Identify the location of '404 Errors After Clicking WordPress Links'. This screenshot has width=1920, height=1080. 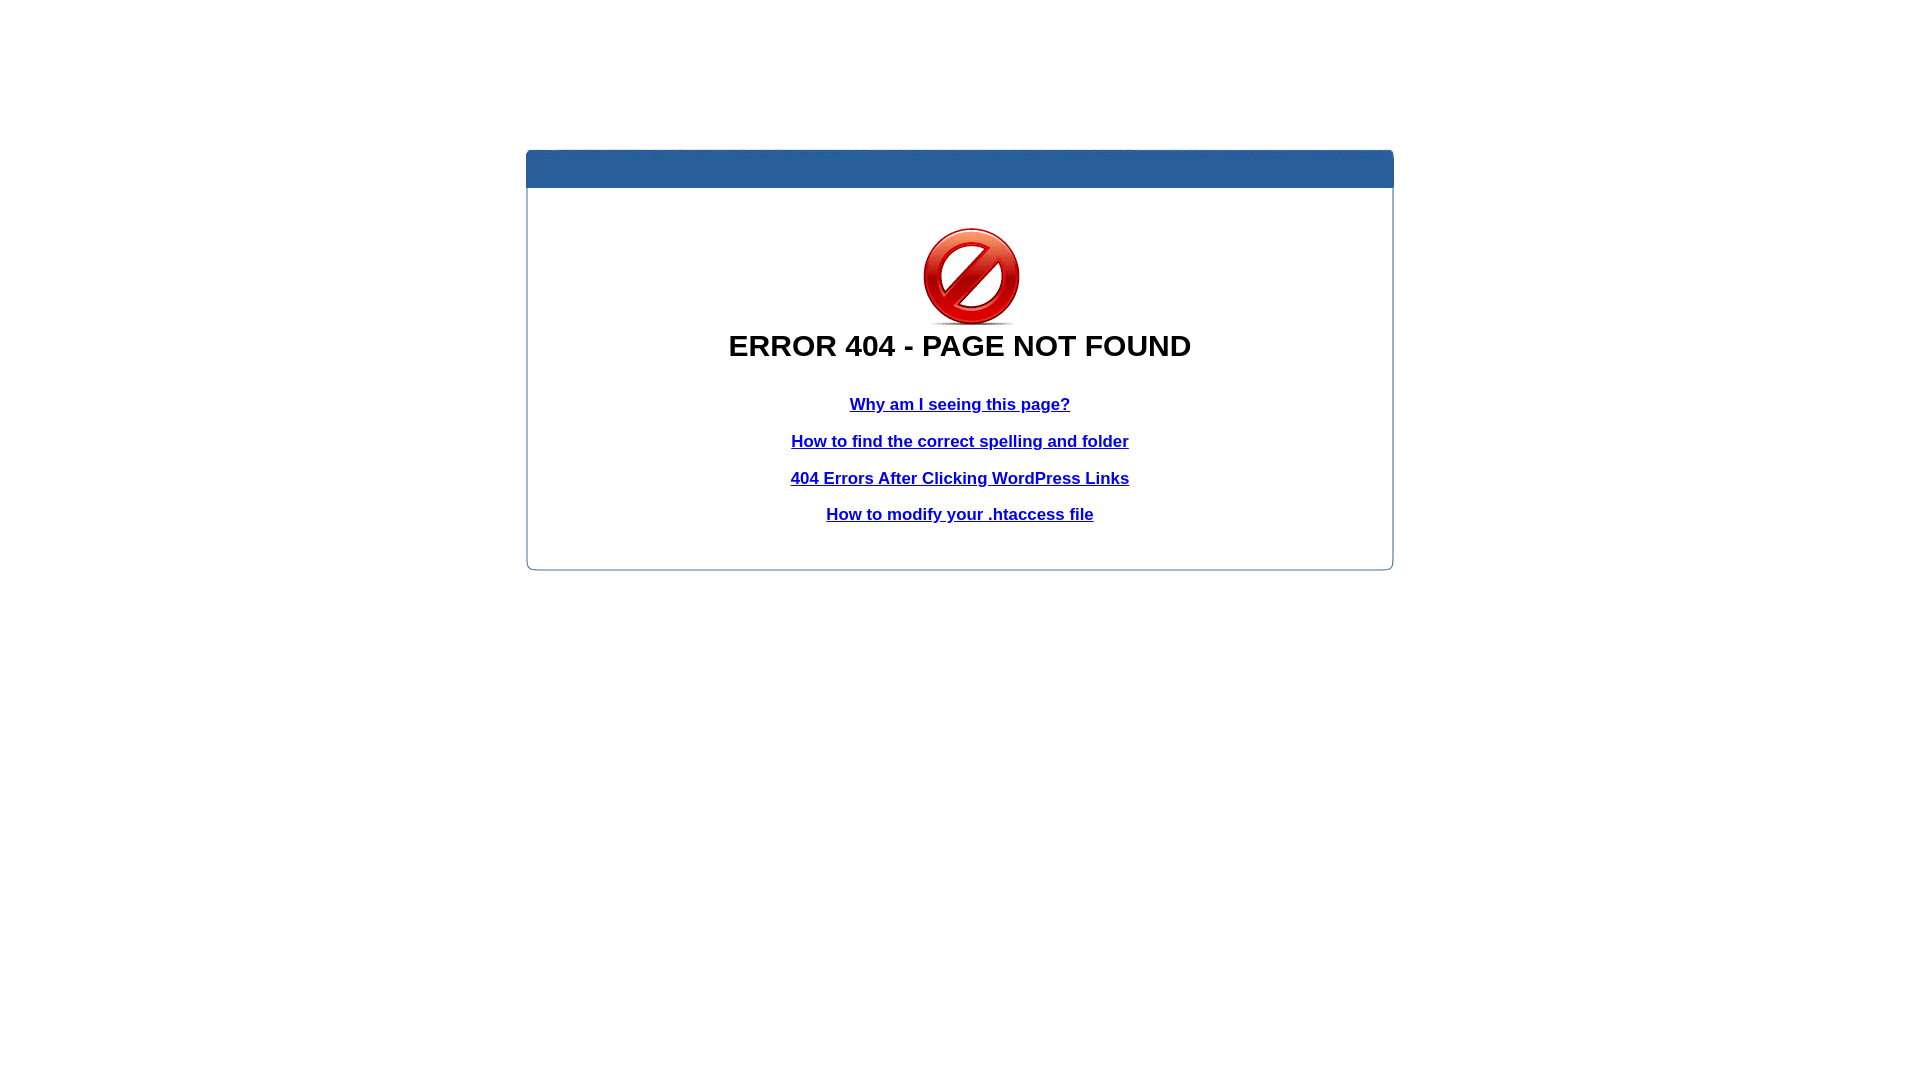
(960, 478).